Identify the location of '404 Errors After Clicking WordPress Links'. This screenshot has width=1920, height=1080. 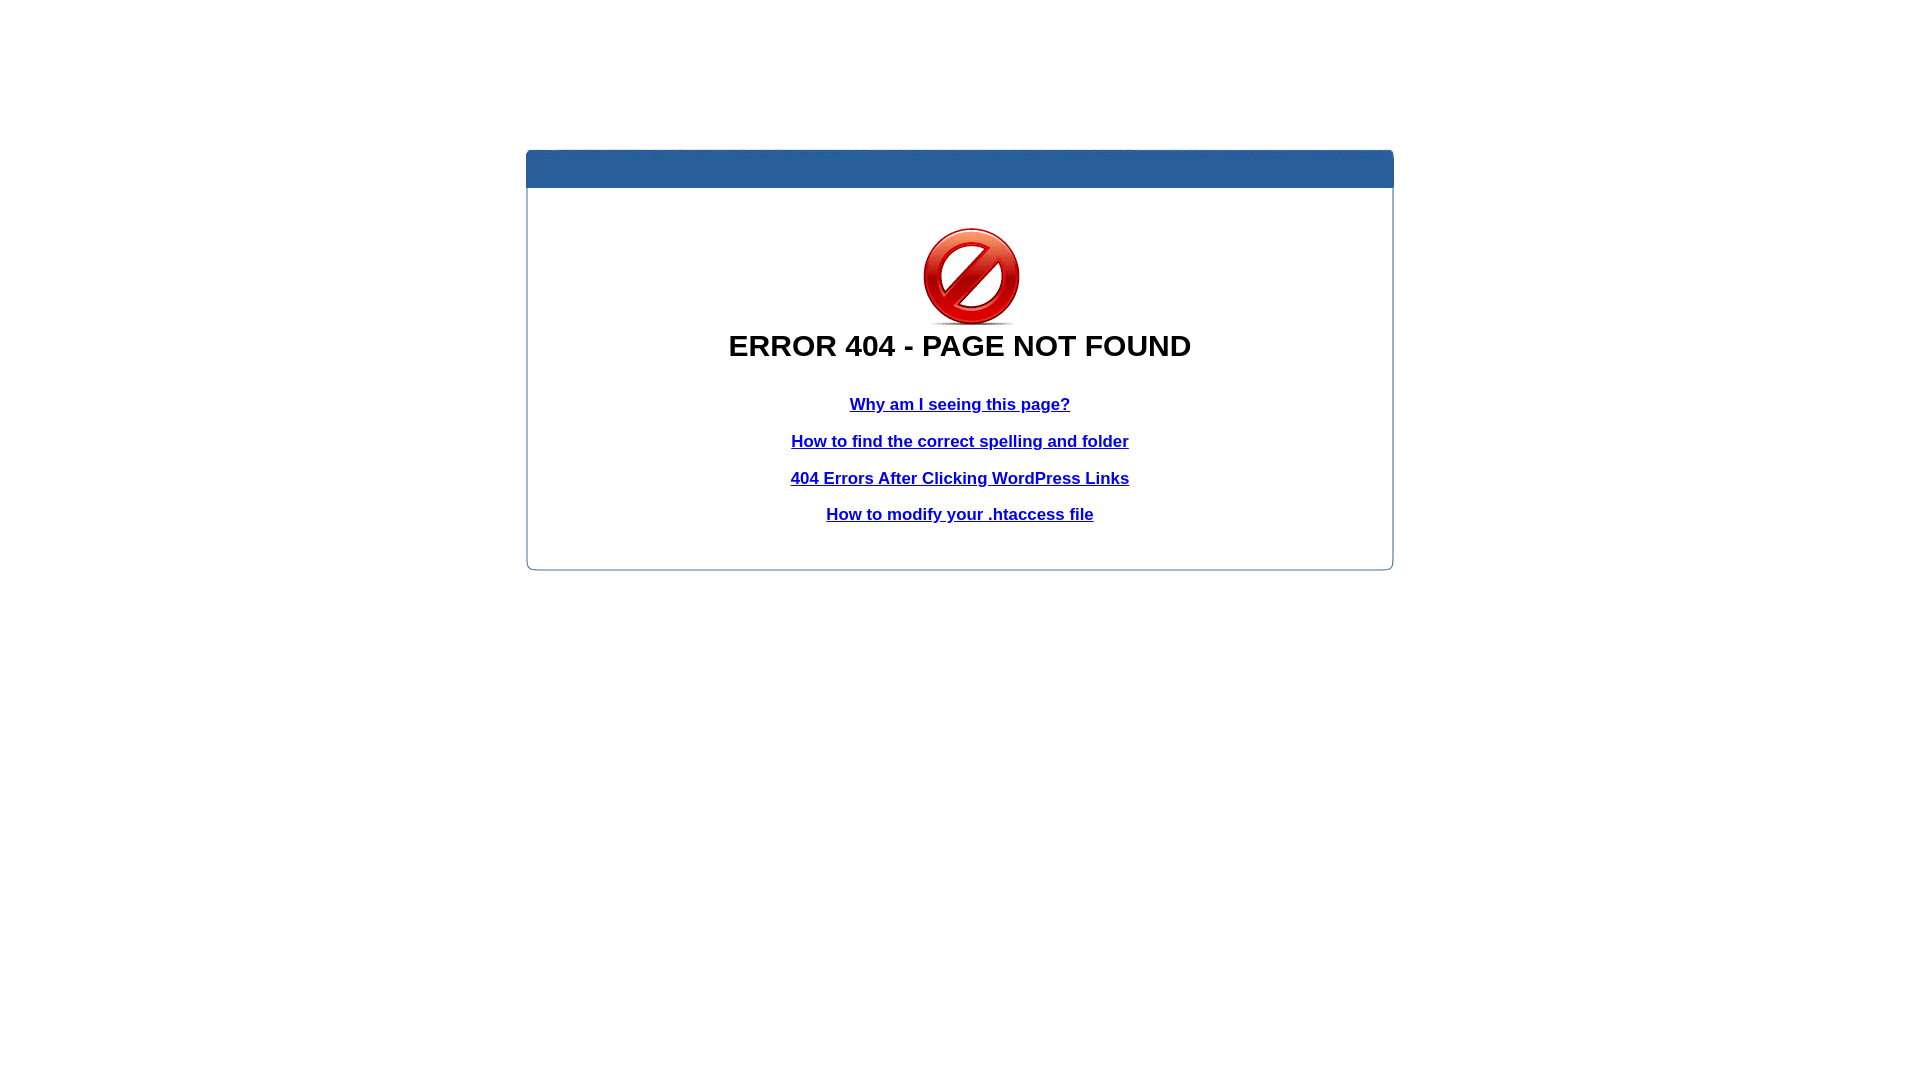
(960, 478).